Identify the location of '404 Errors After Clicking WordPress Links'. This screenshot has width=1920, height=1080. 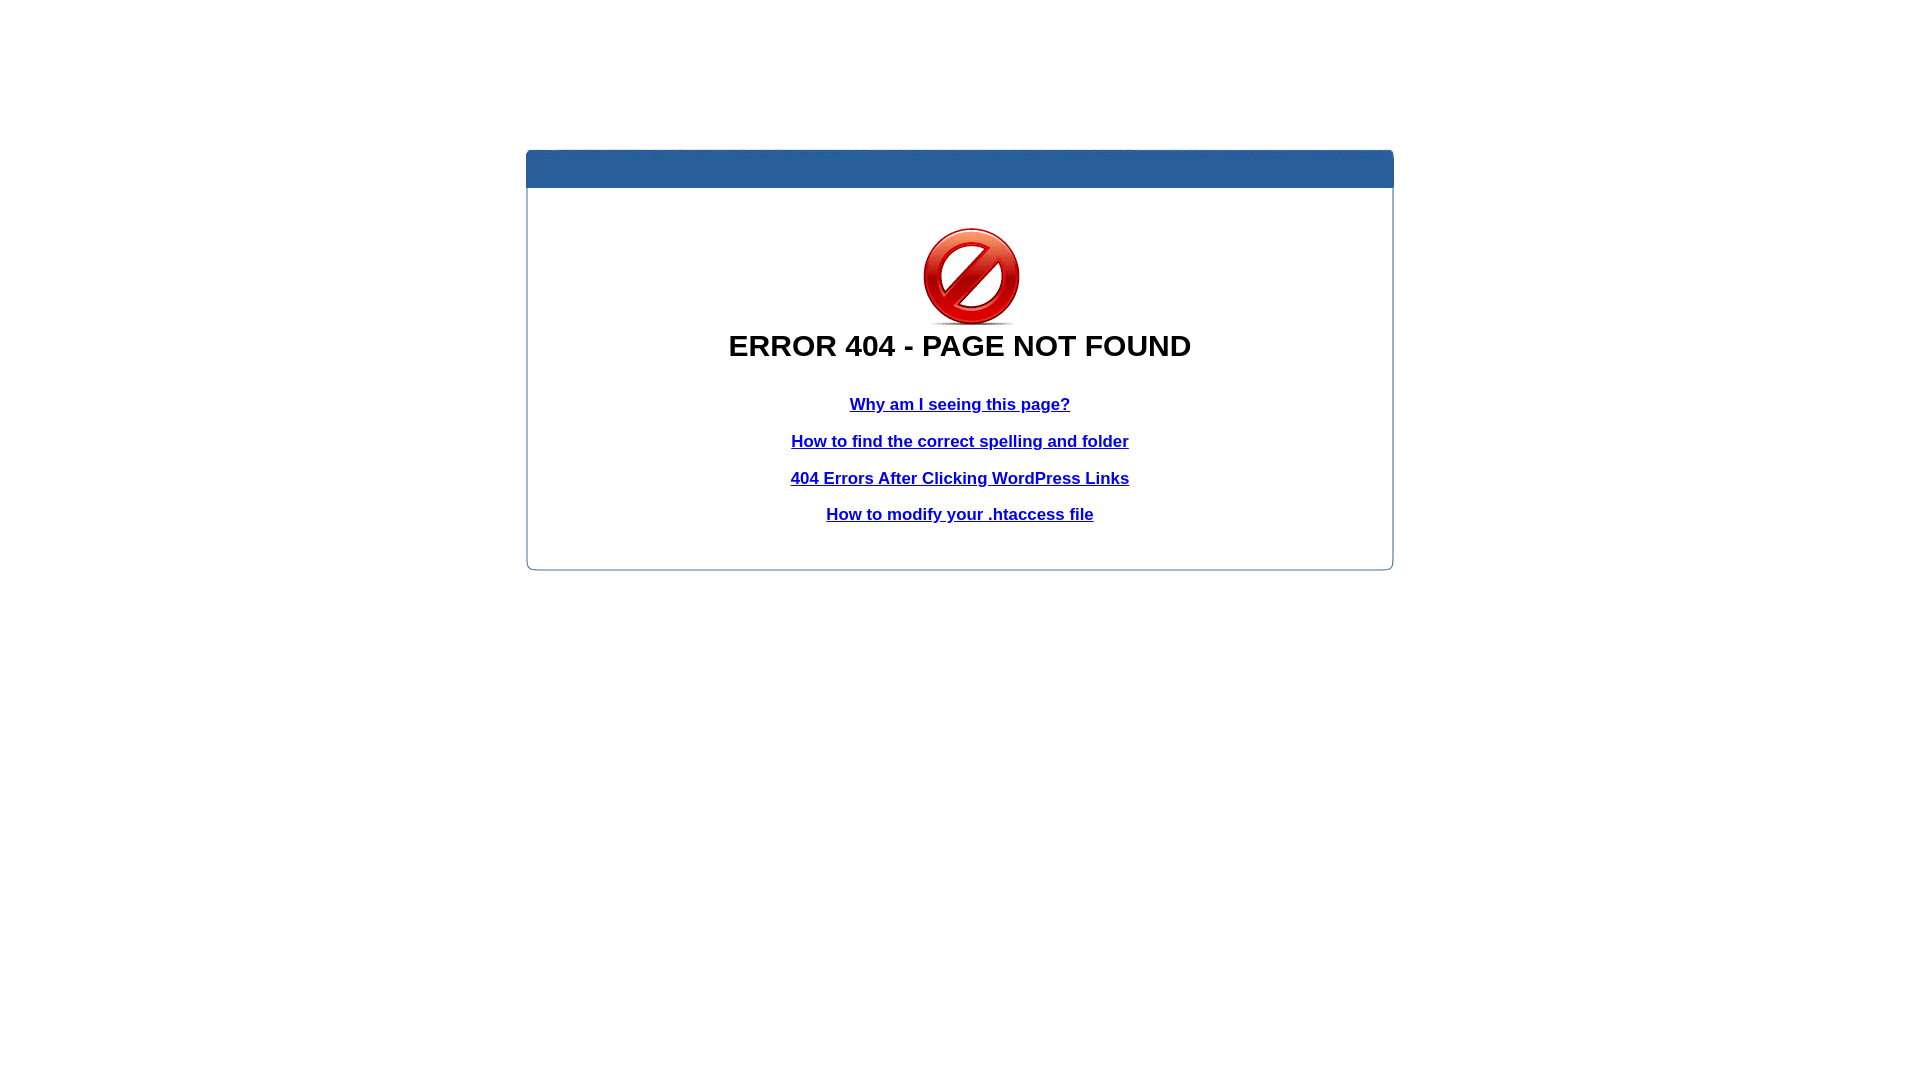
(960, 478).